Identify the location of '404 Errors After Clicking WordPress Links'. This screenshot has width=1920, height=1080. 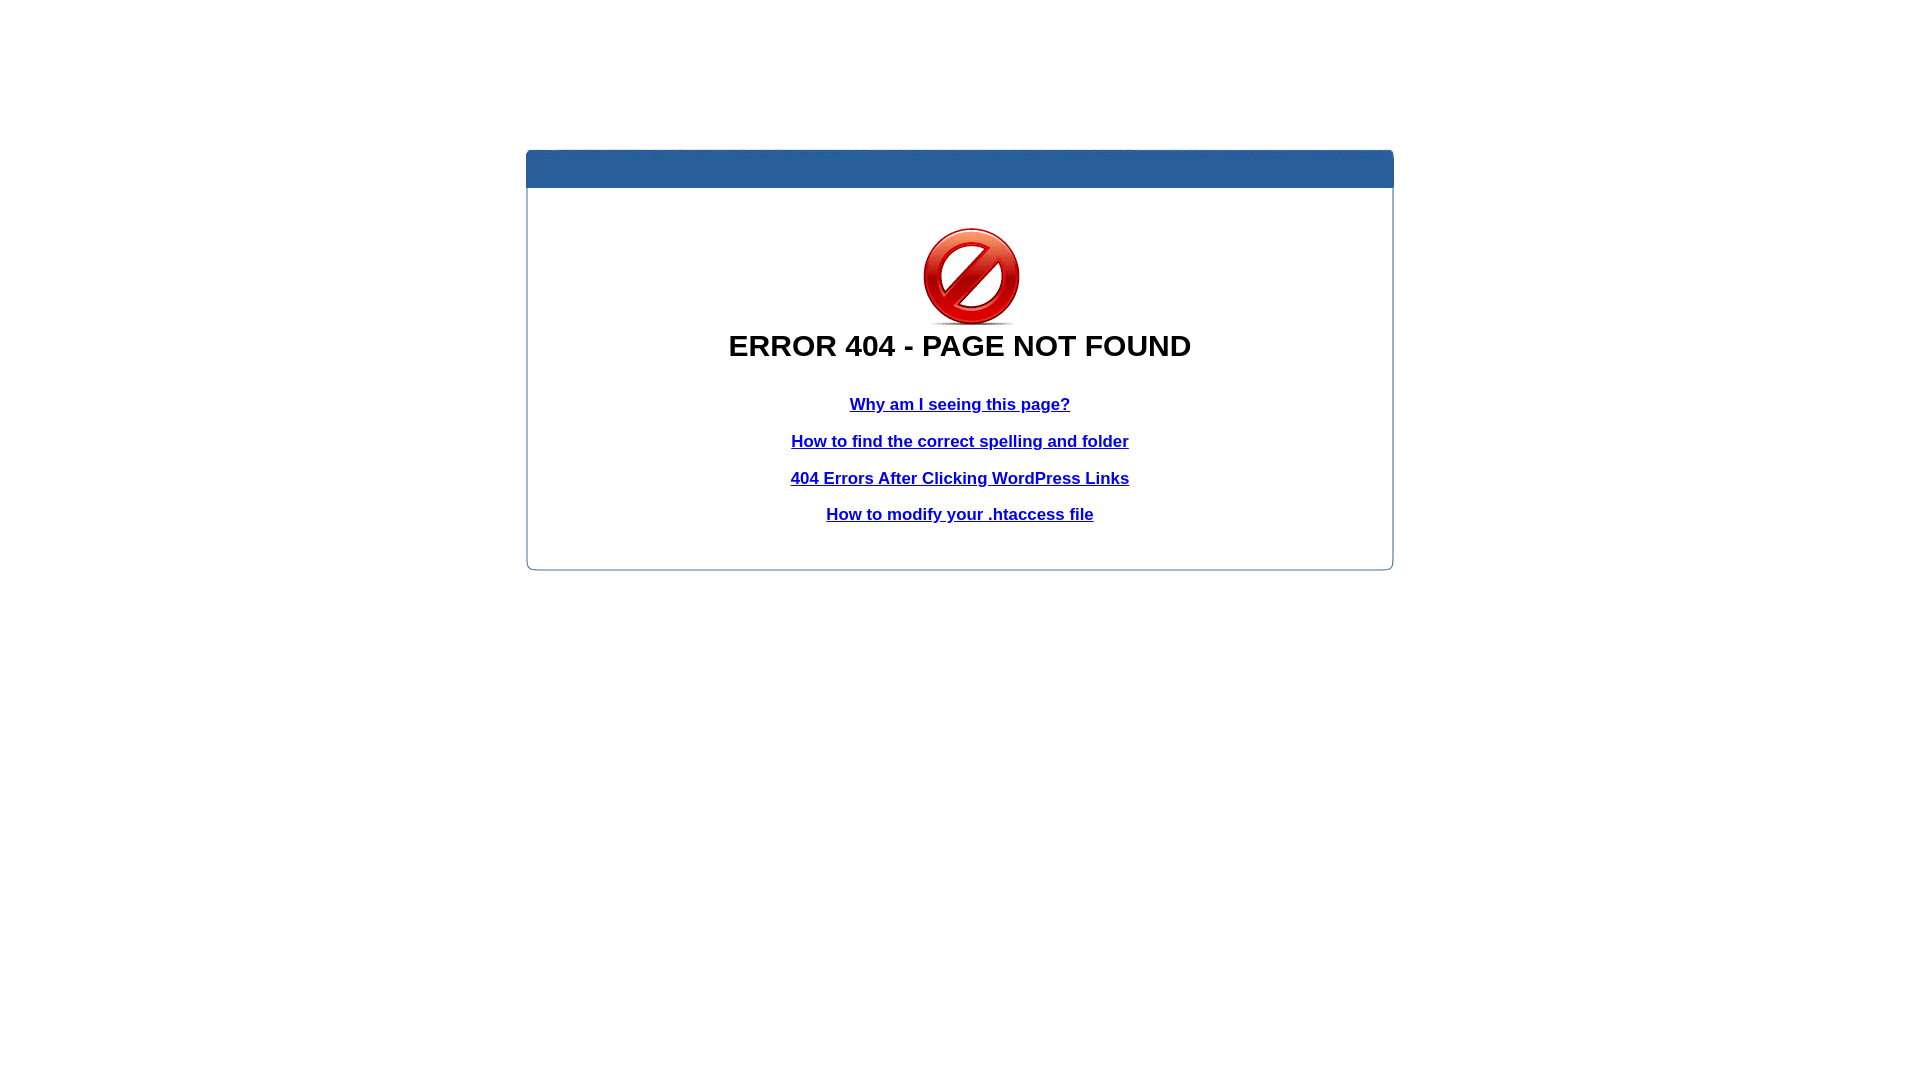
(960, 478).